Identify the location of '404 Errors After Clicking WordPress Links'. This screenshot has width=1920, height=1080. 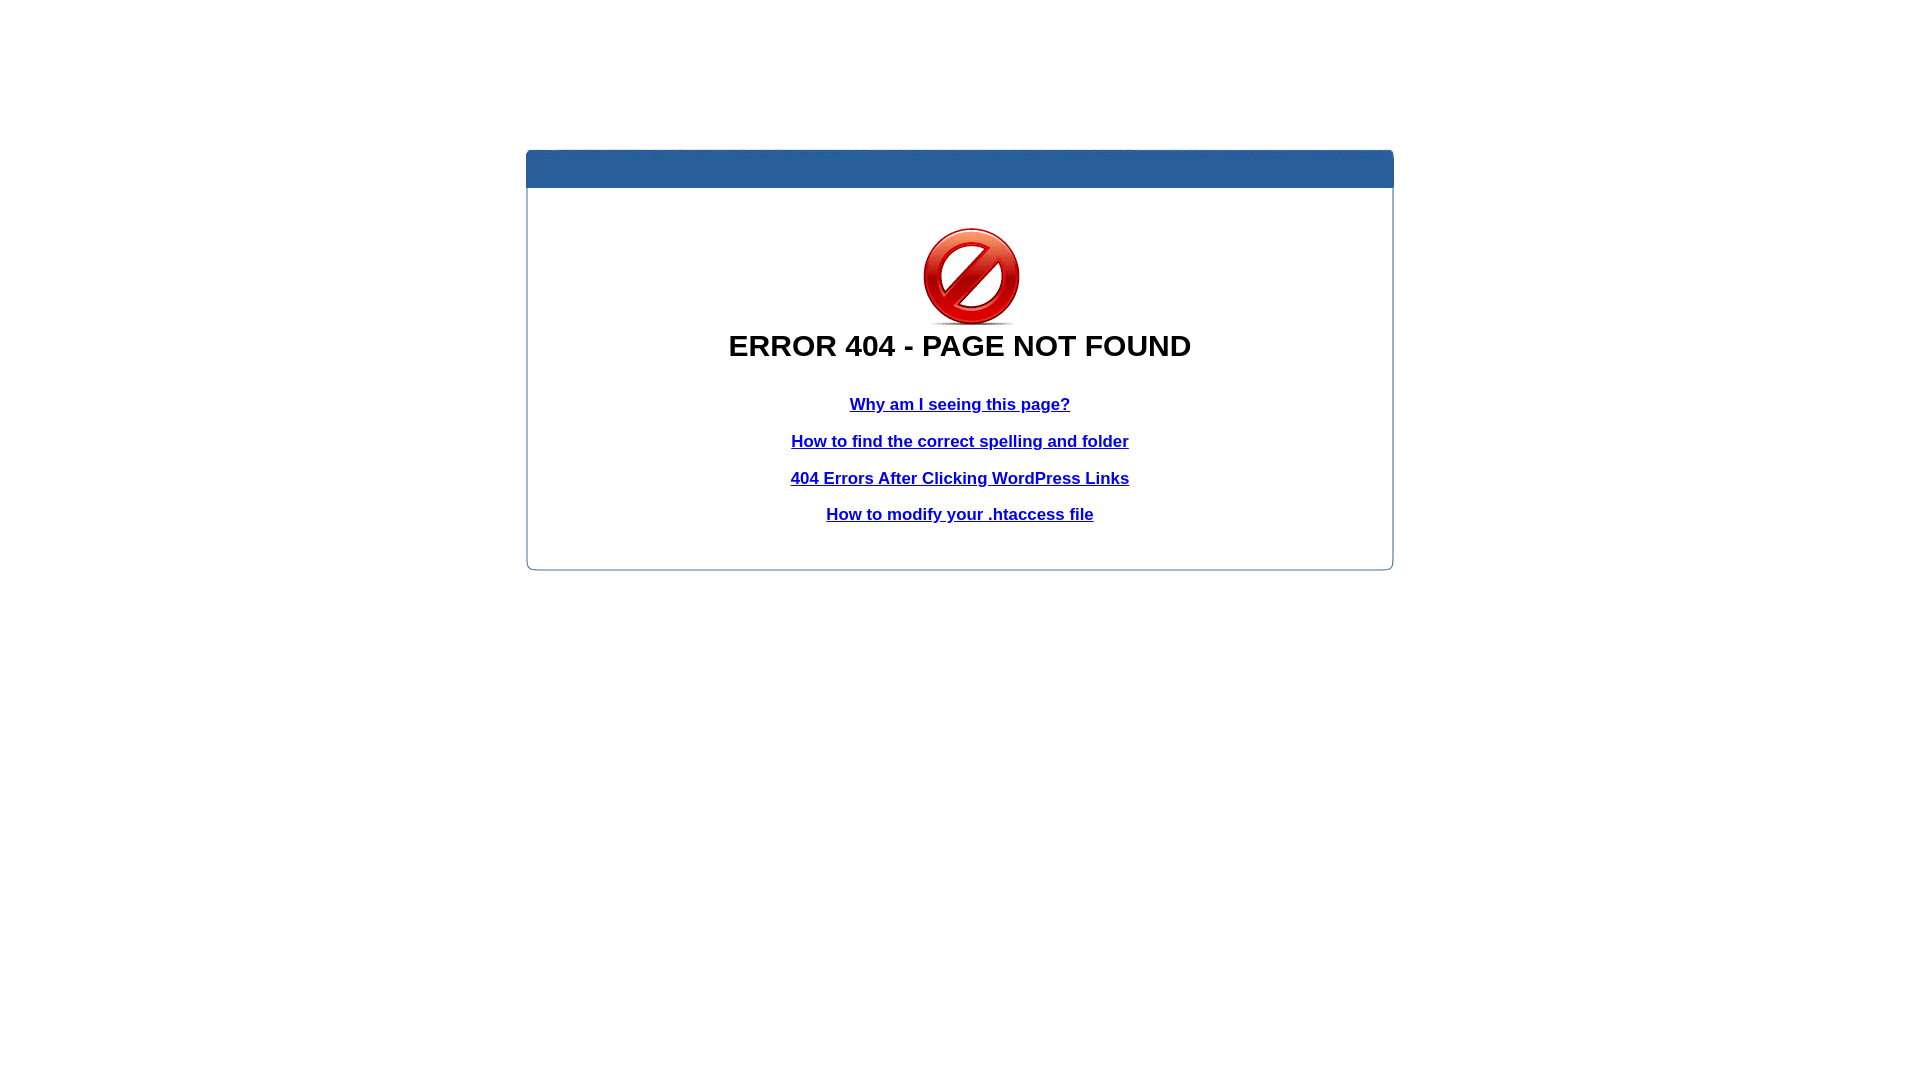
(960, 478).